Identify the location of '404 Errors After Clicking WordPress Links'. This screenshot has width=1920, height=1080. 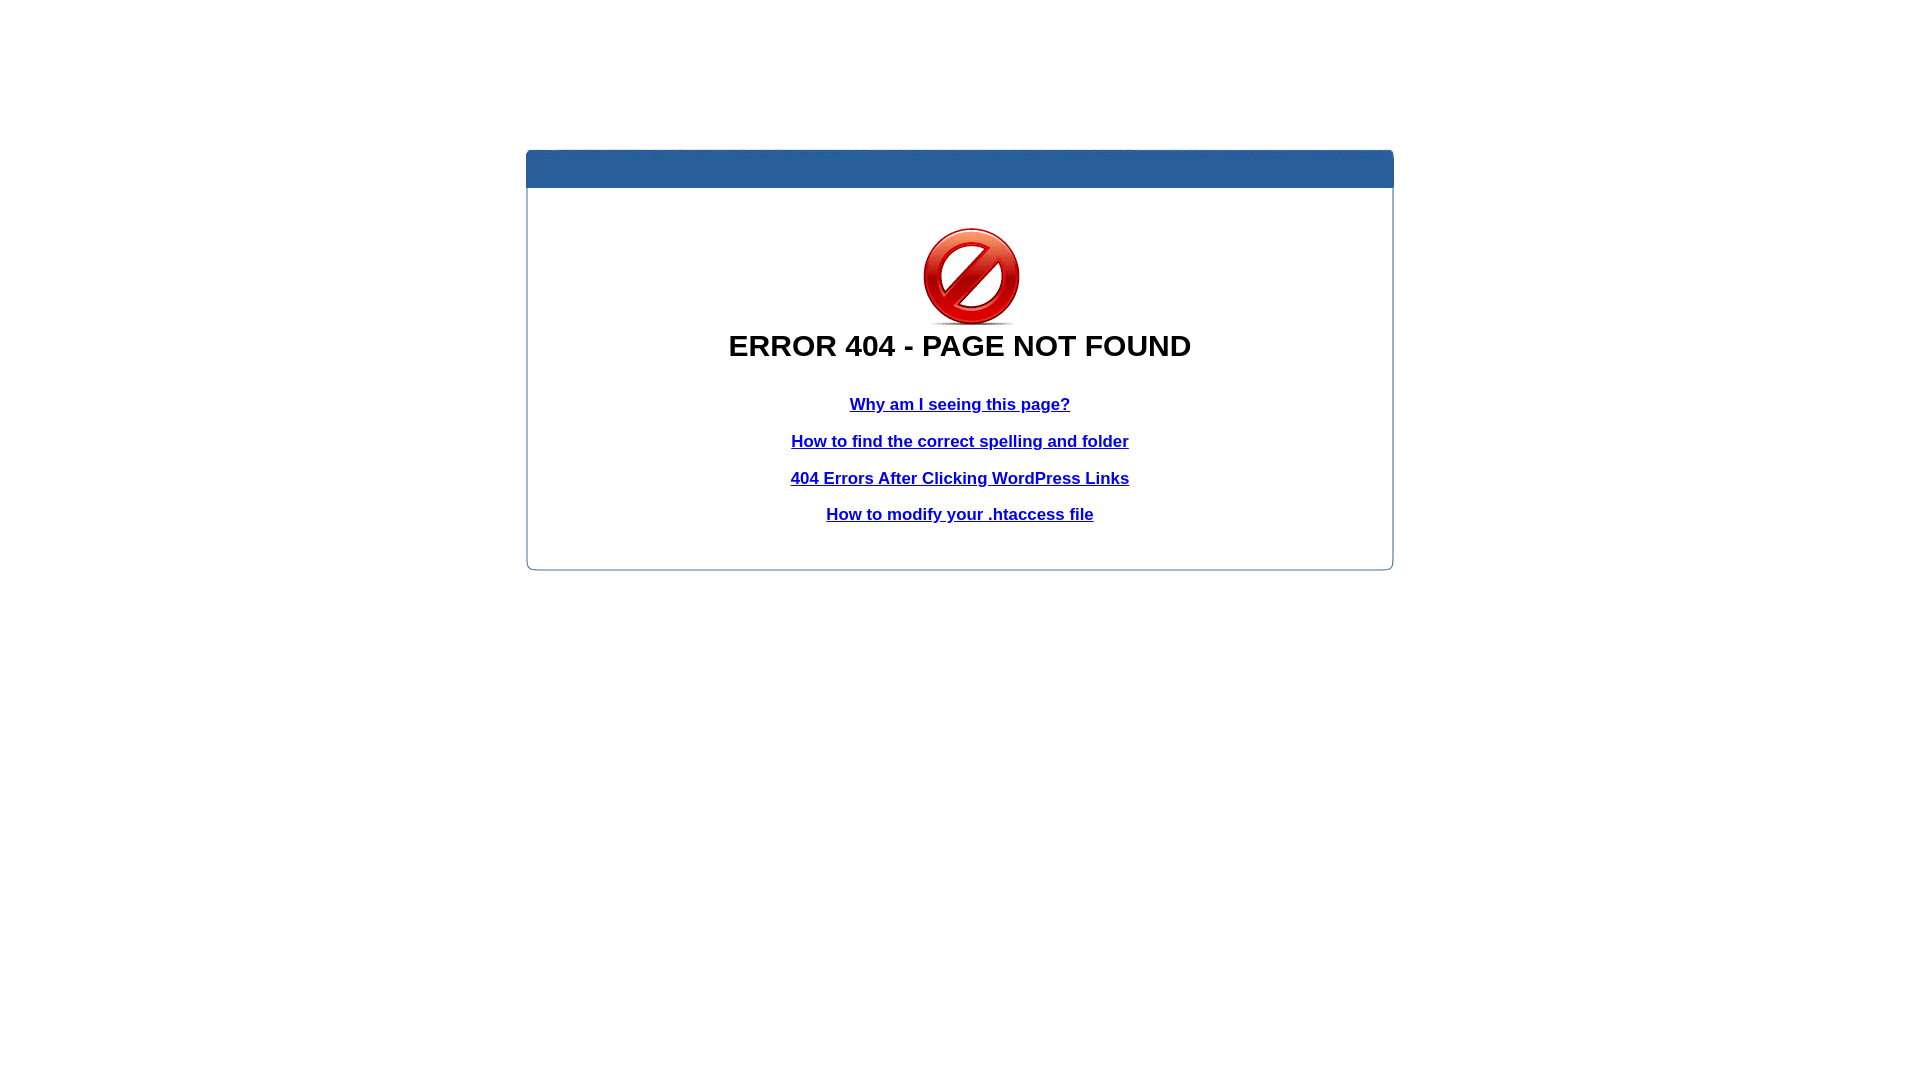
(960, 478).